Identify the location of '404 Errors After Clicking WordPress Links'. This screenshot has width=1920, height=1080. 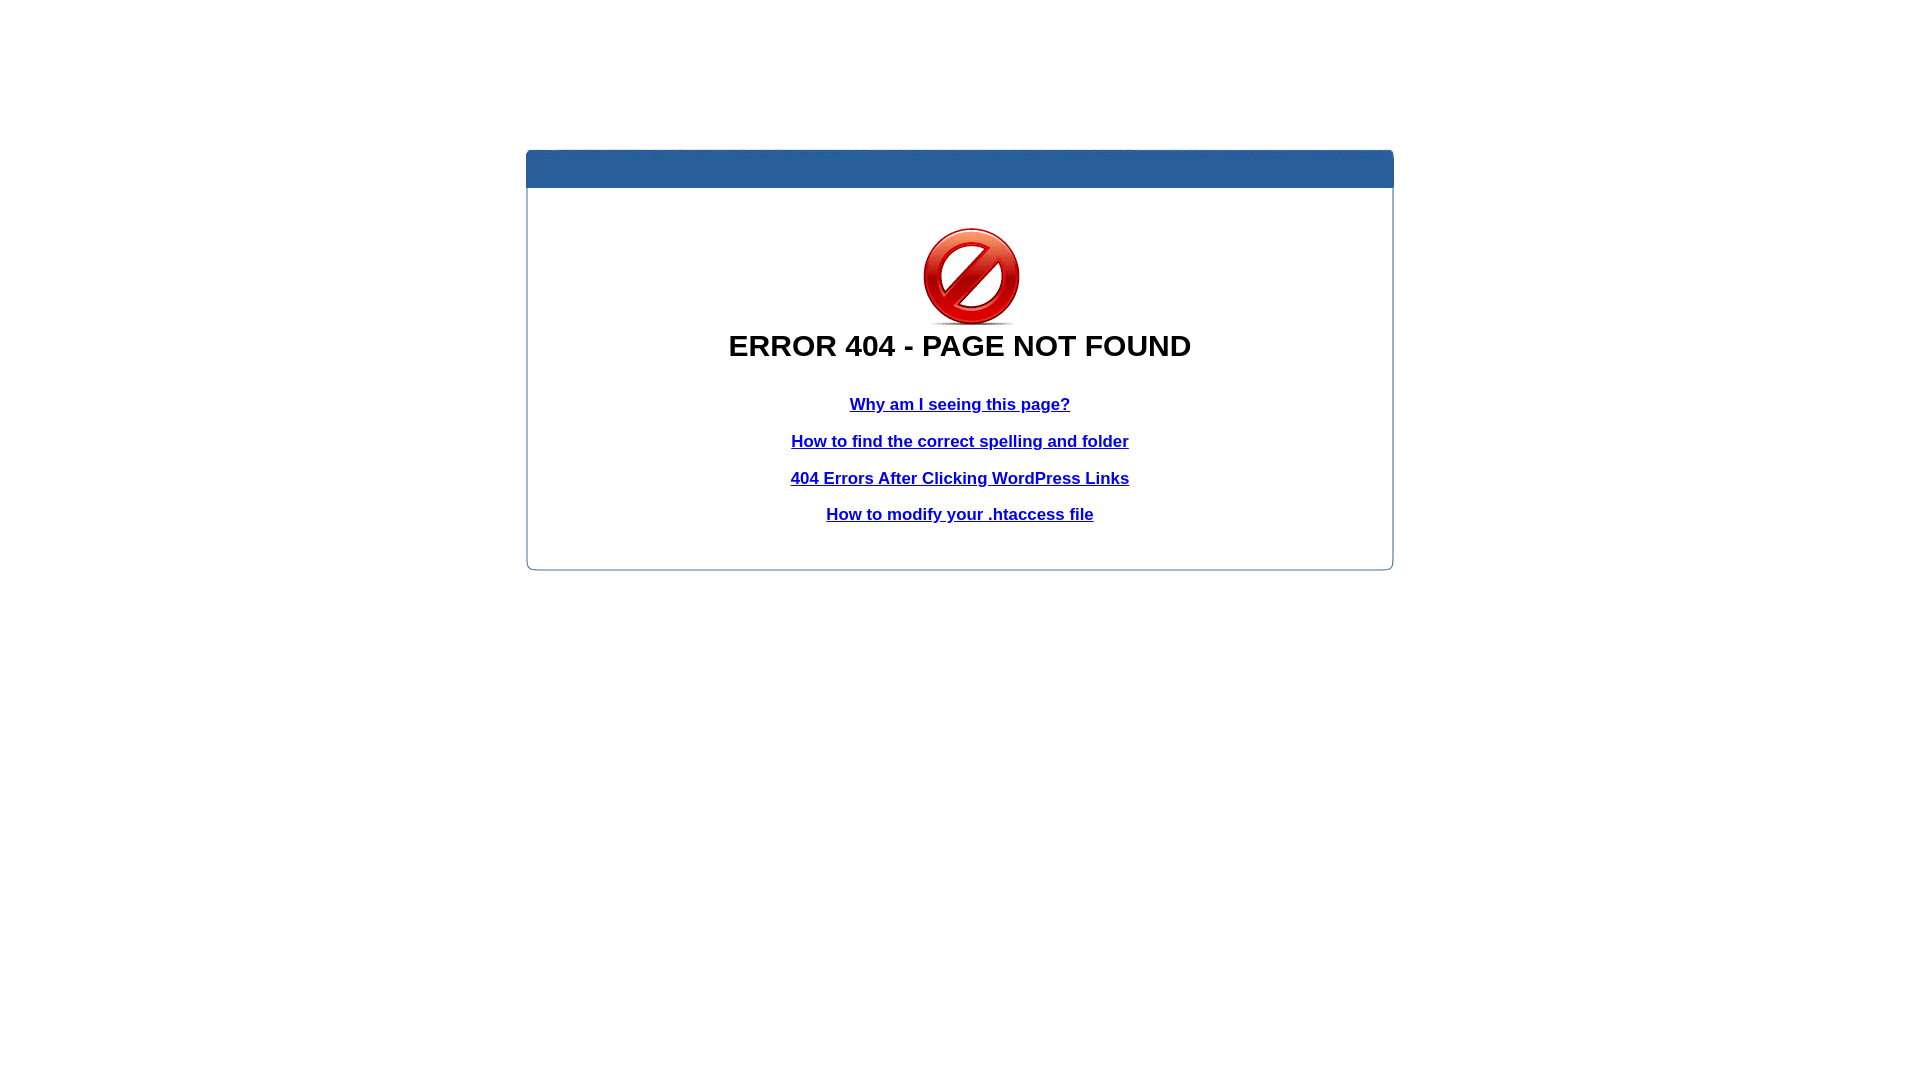
(960, 478).